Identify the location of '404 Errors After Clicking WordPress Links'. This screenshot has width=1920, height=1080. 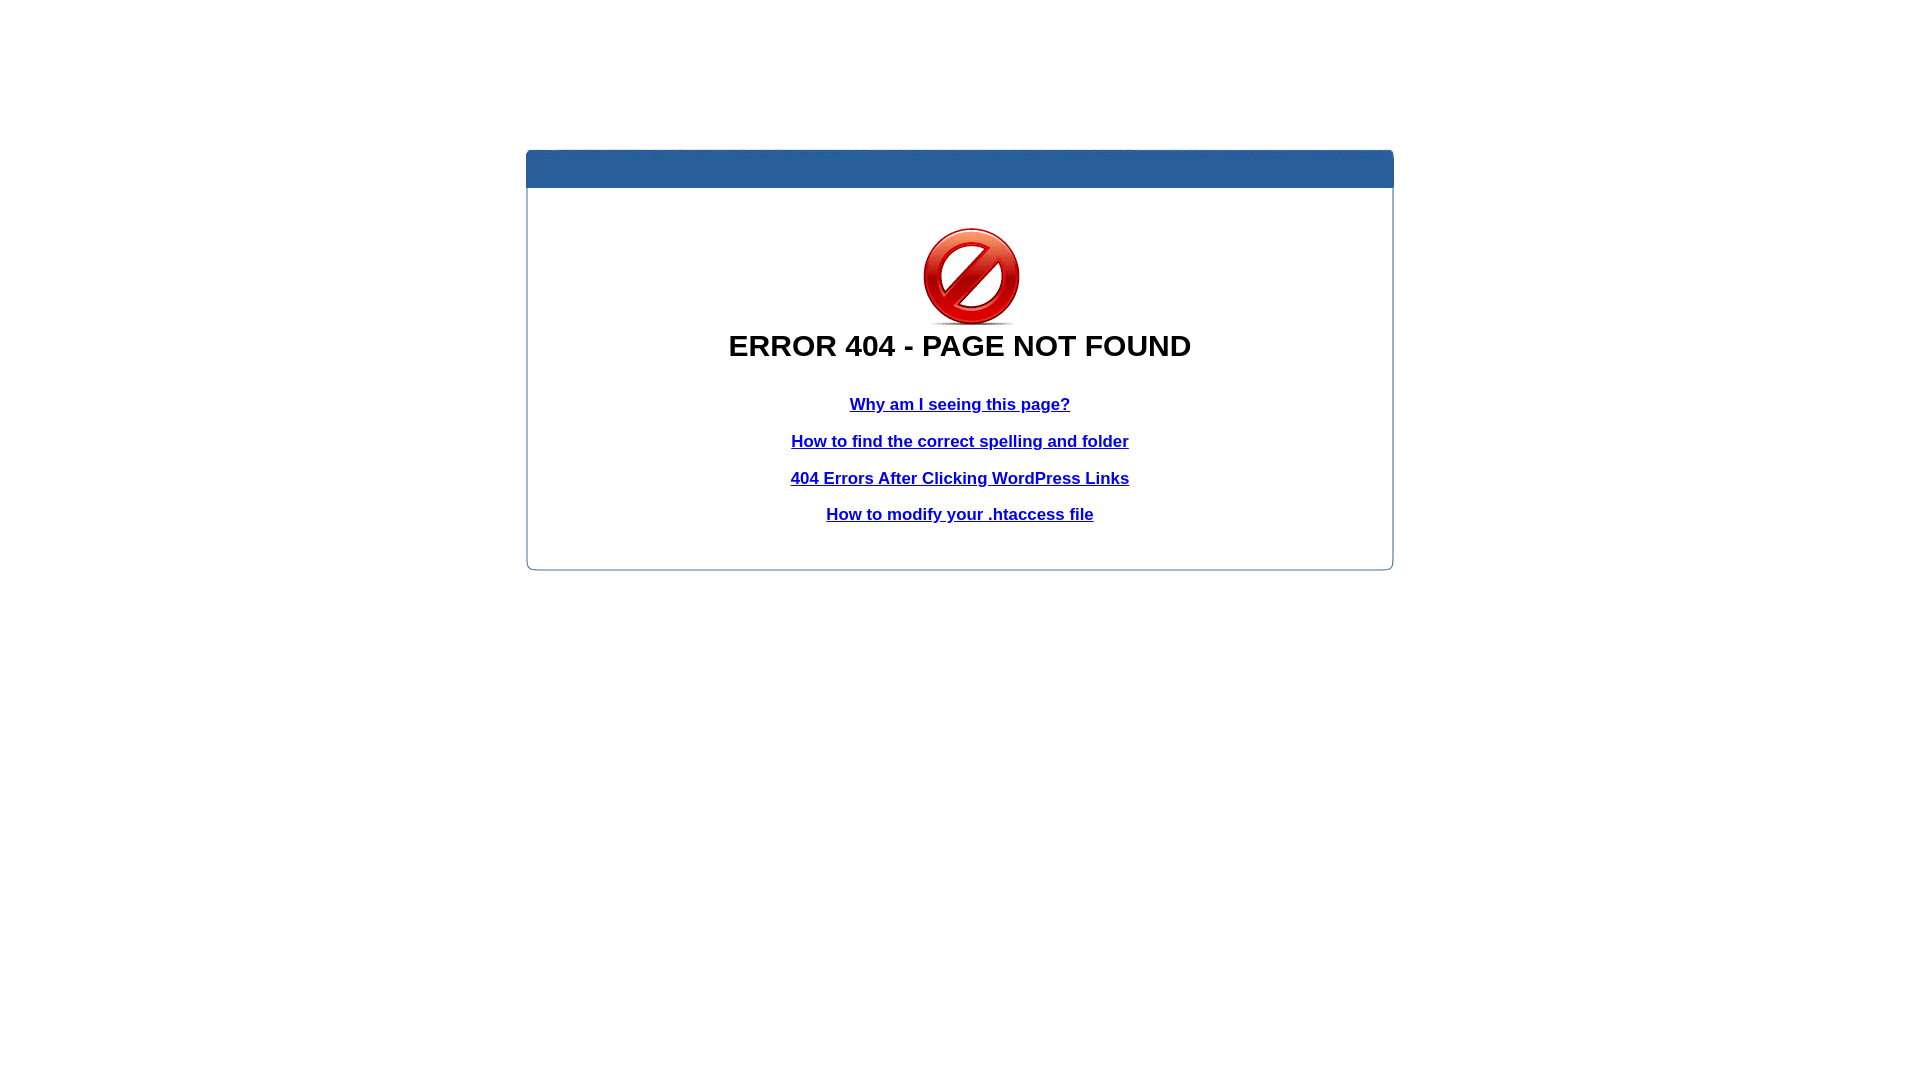
(960, 478).